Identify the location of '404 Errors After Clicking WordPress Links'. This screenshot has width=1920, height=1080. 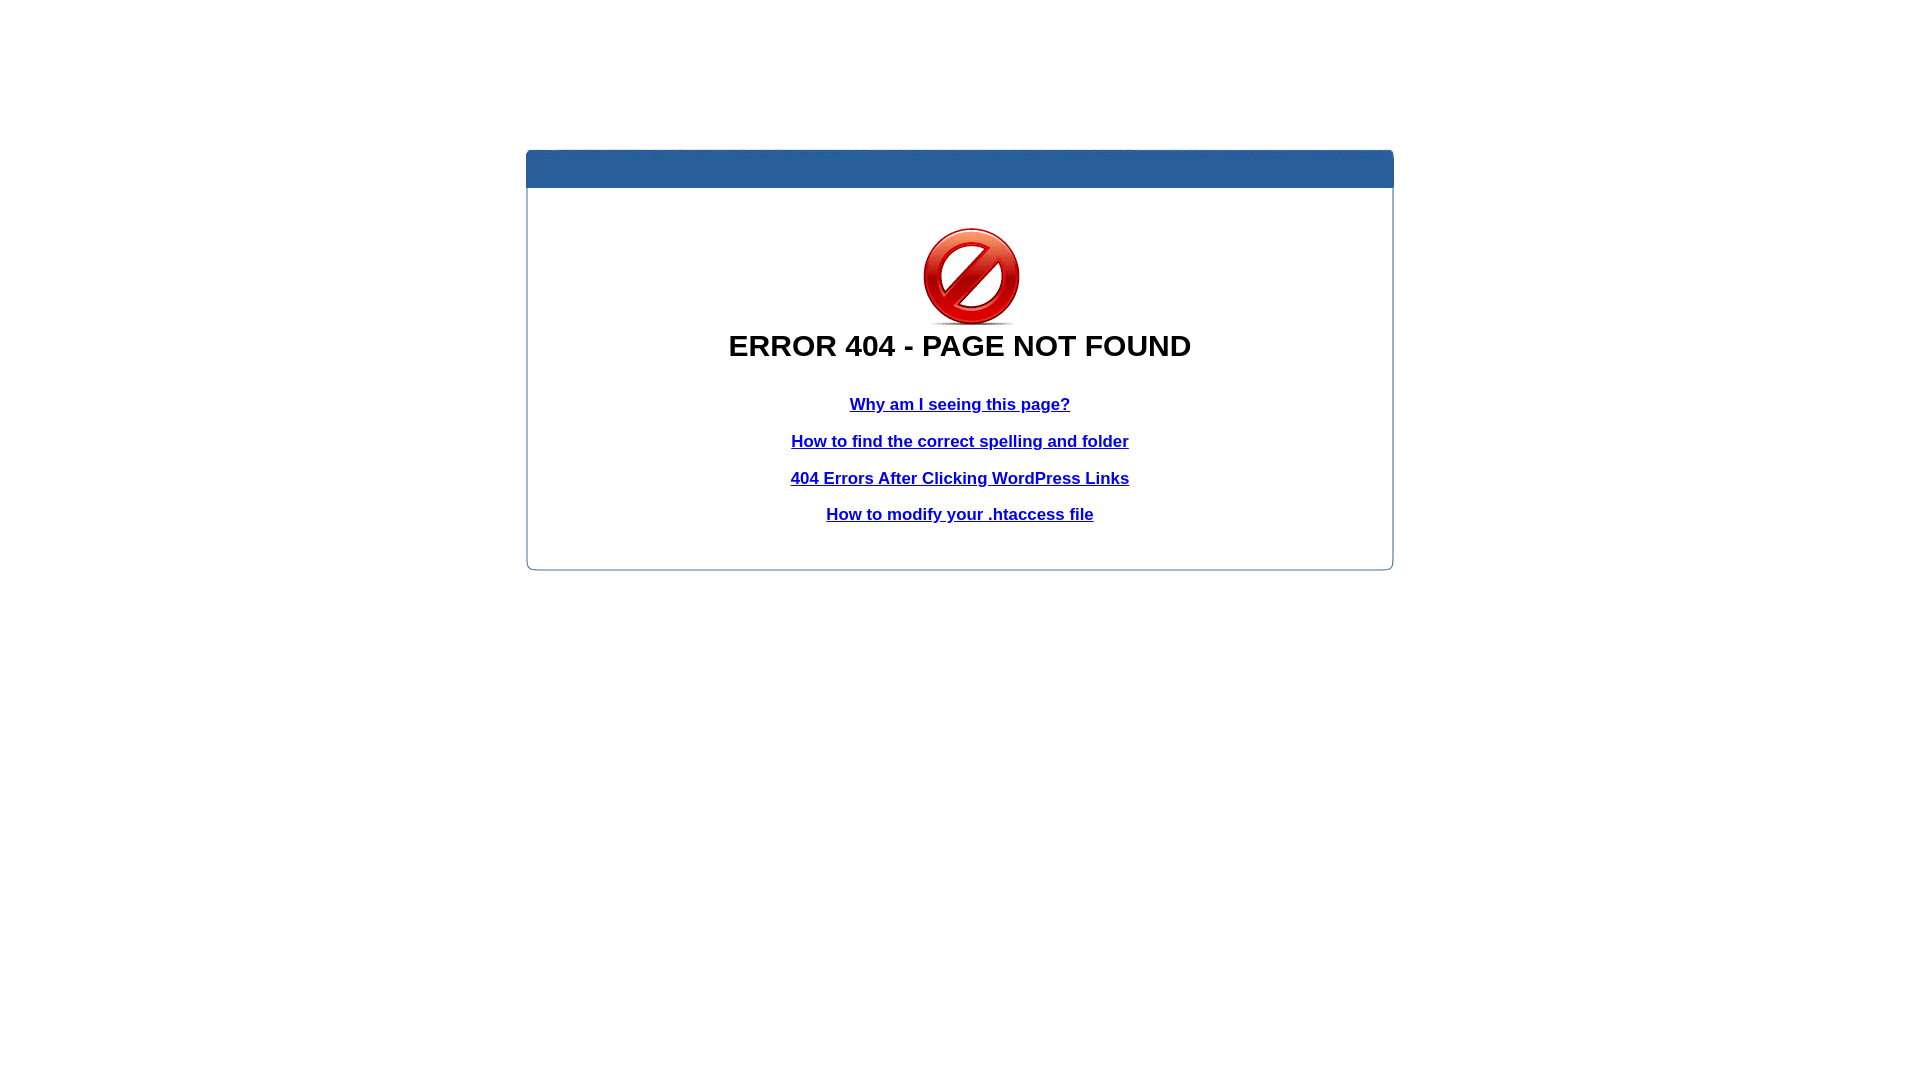
(960, 478).